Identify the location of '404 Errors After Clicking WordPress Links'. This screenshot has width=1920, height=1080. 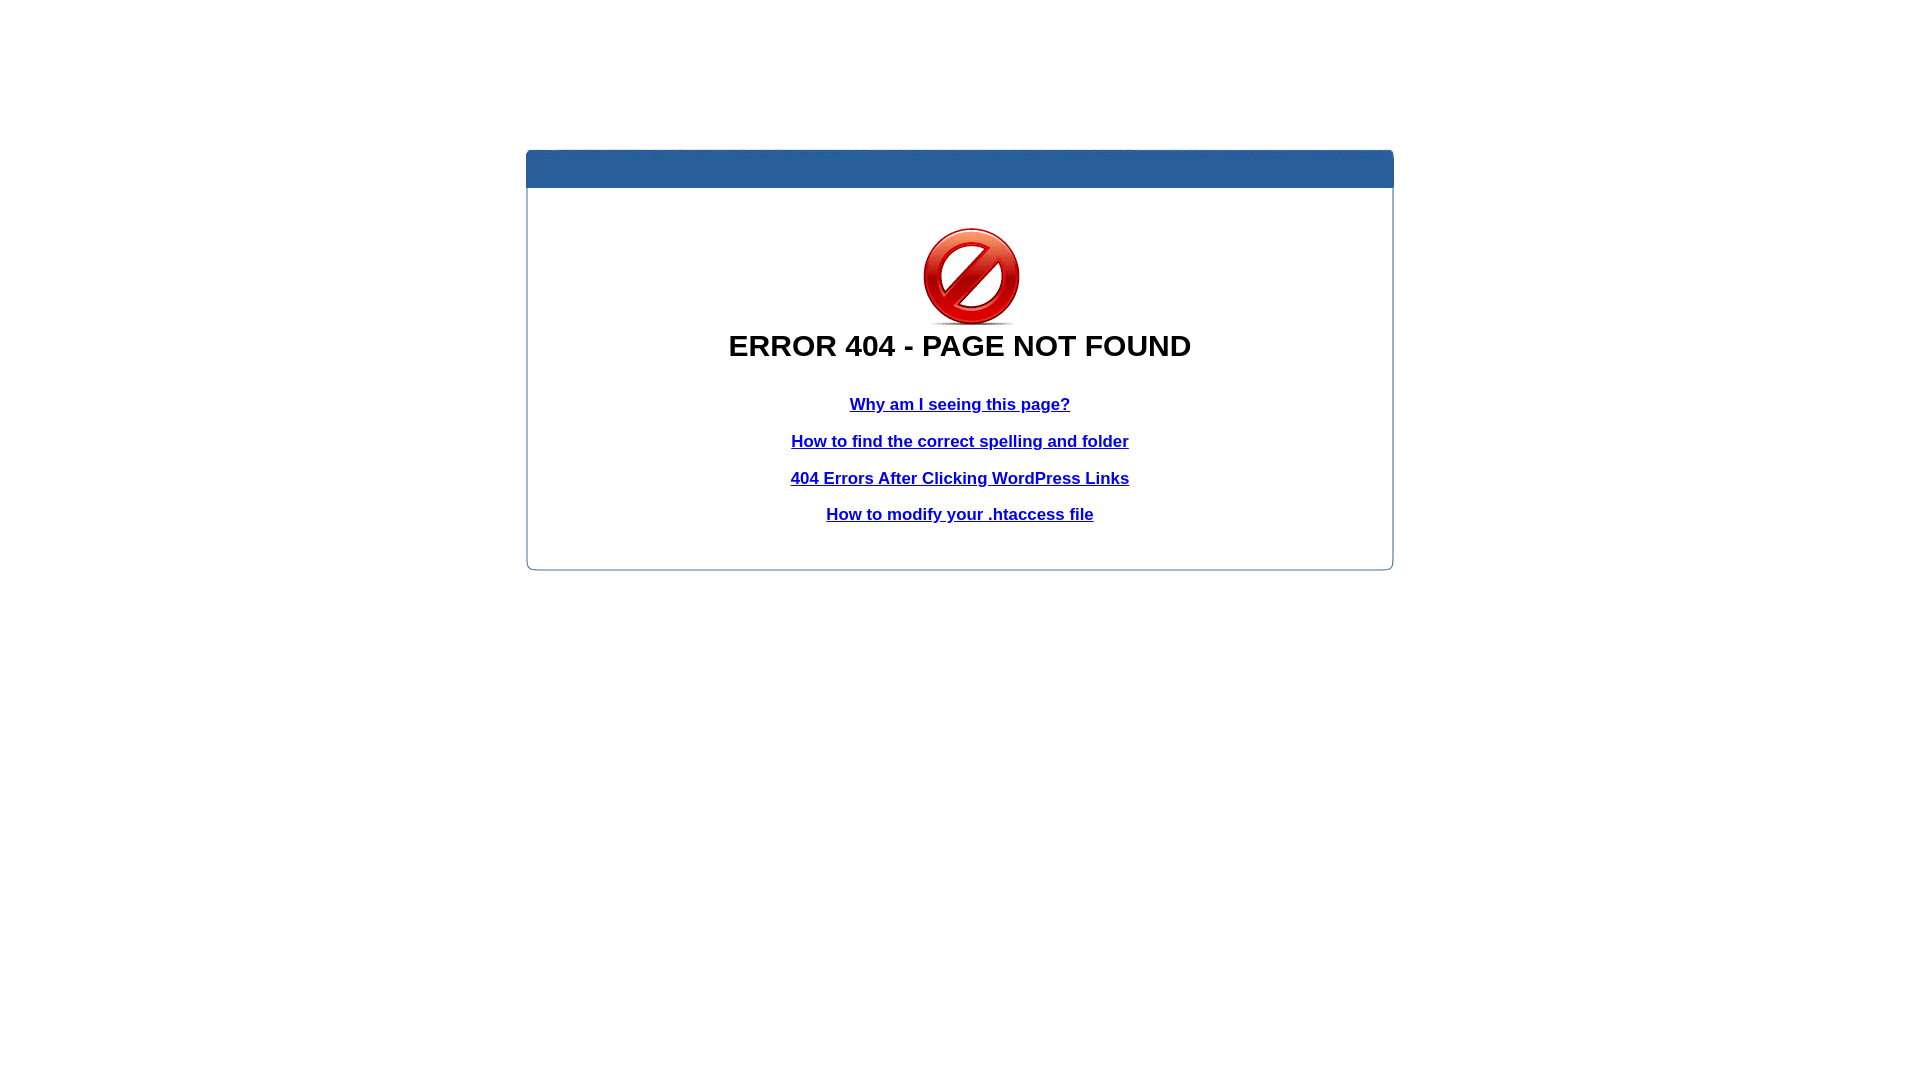
(960, 478).